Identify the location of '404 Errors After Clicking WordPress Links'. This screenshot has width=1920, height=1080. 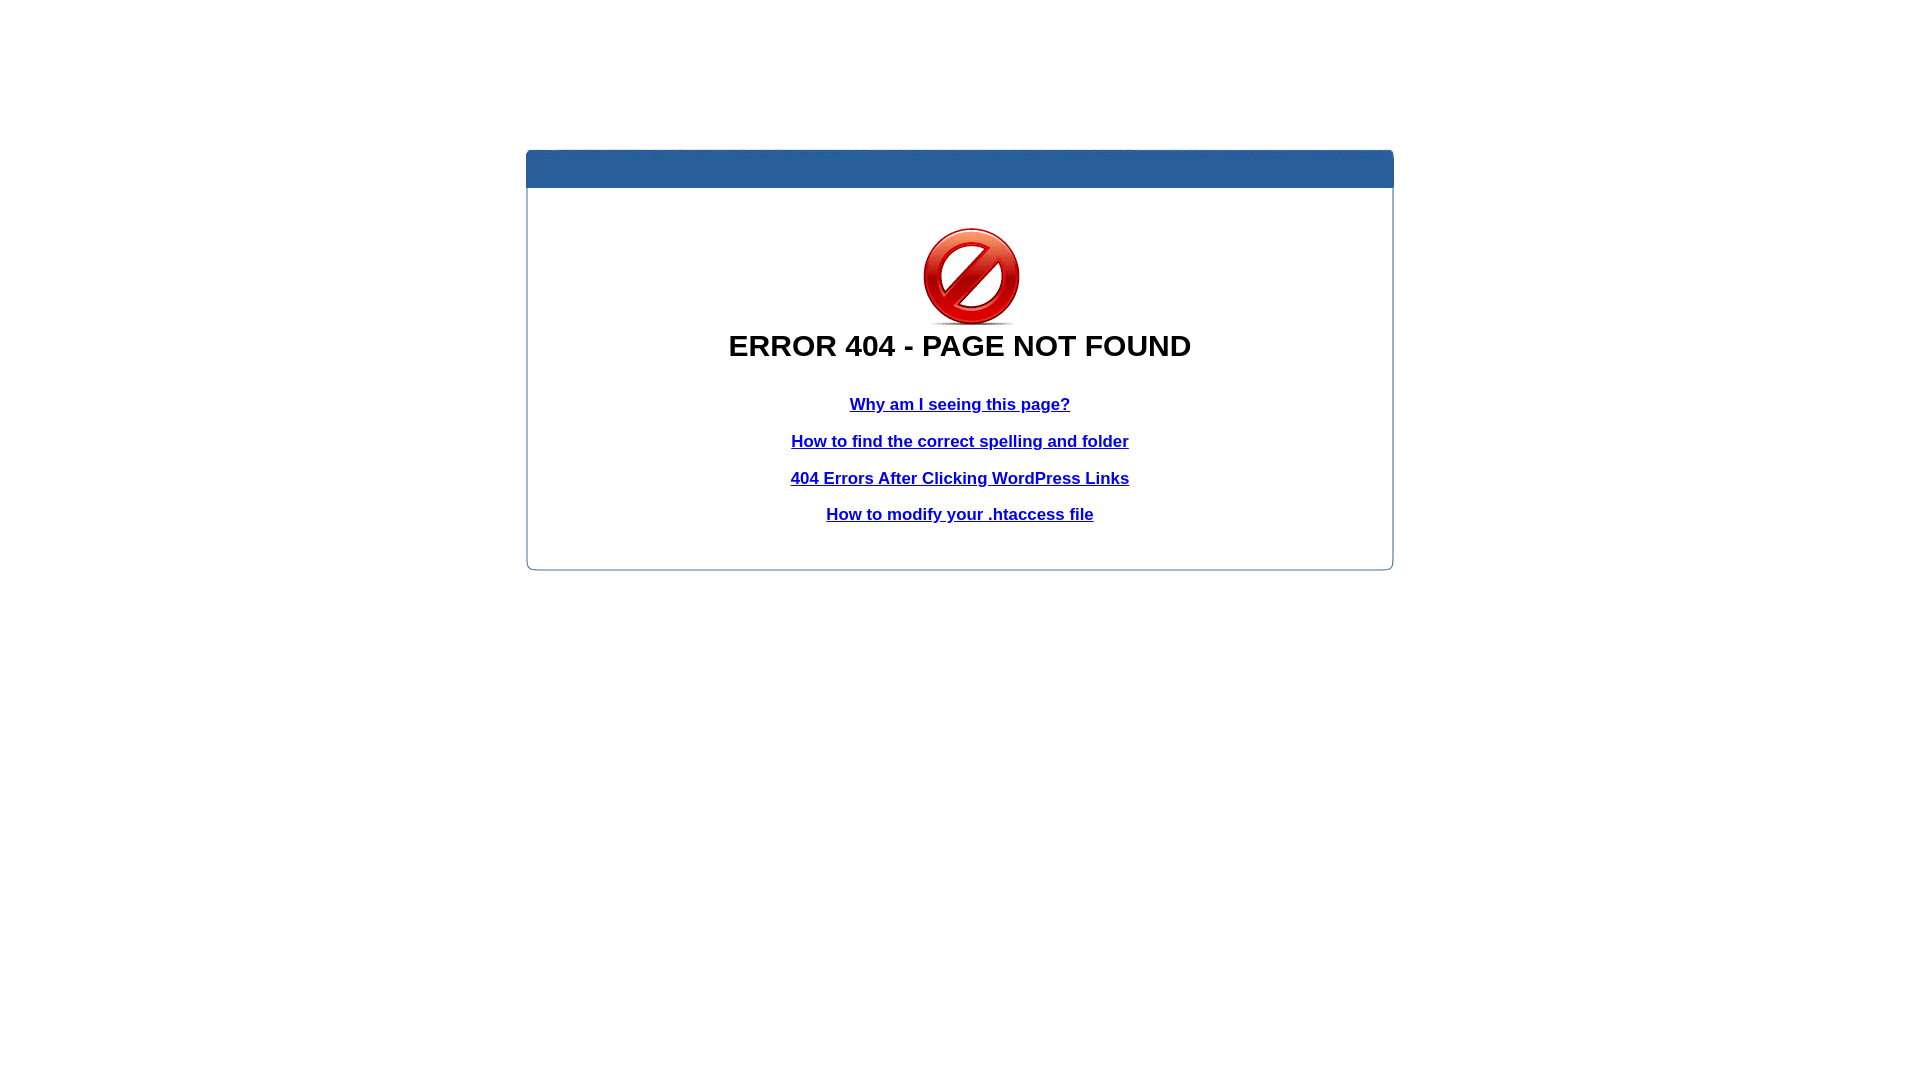
(960, 478).